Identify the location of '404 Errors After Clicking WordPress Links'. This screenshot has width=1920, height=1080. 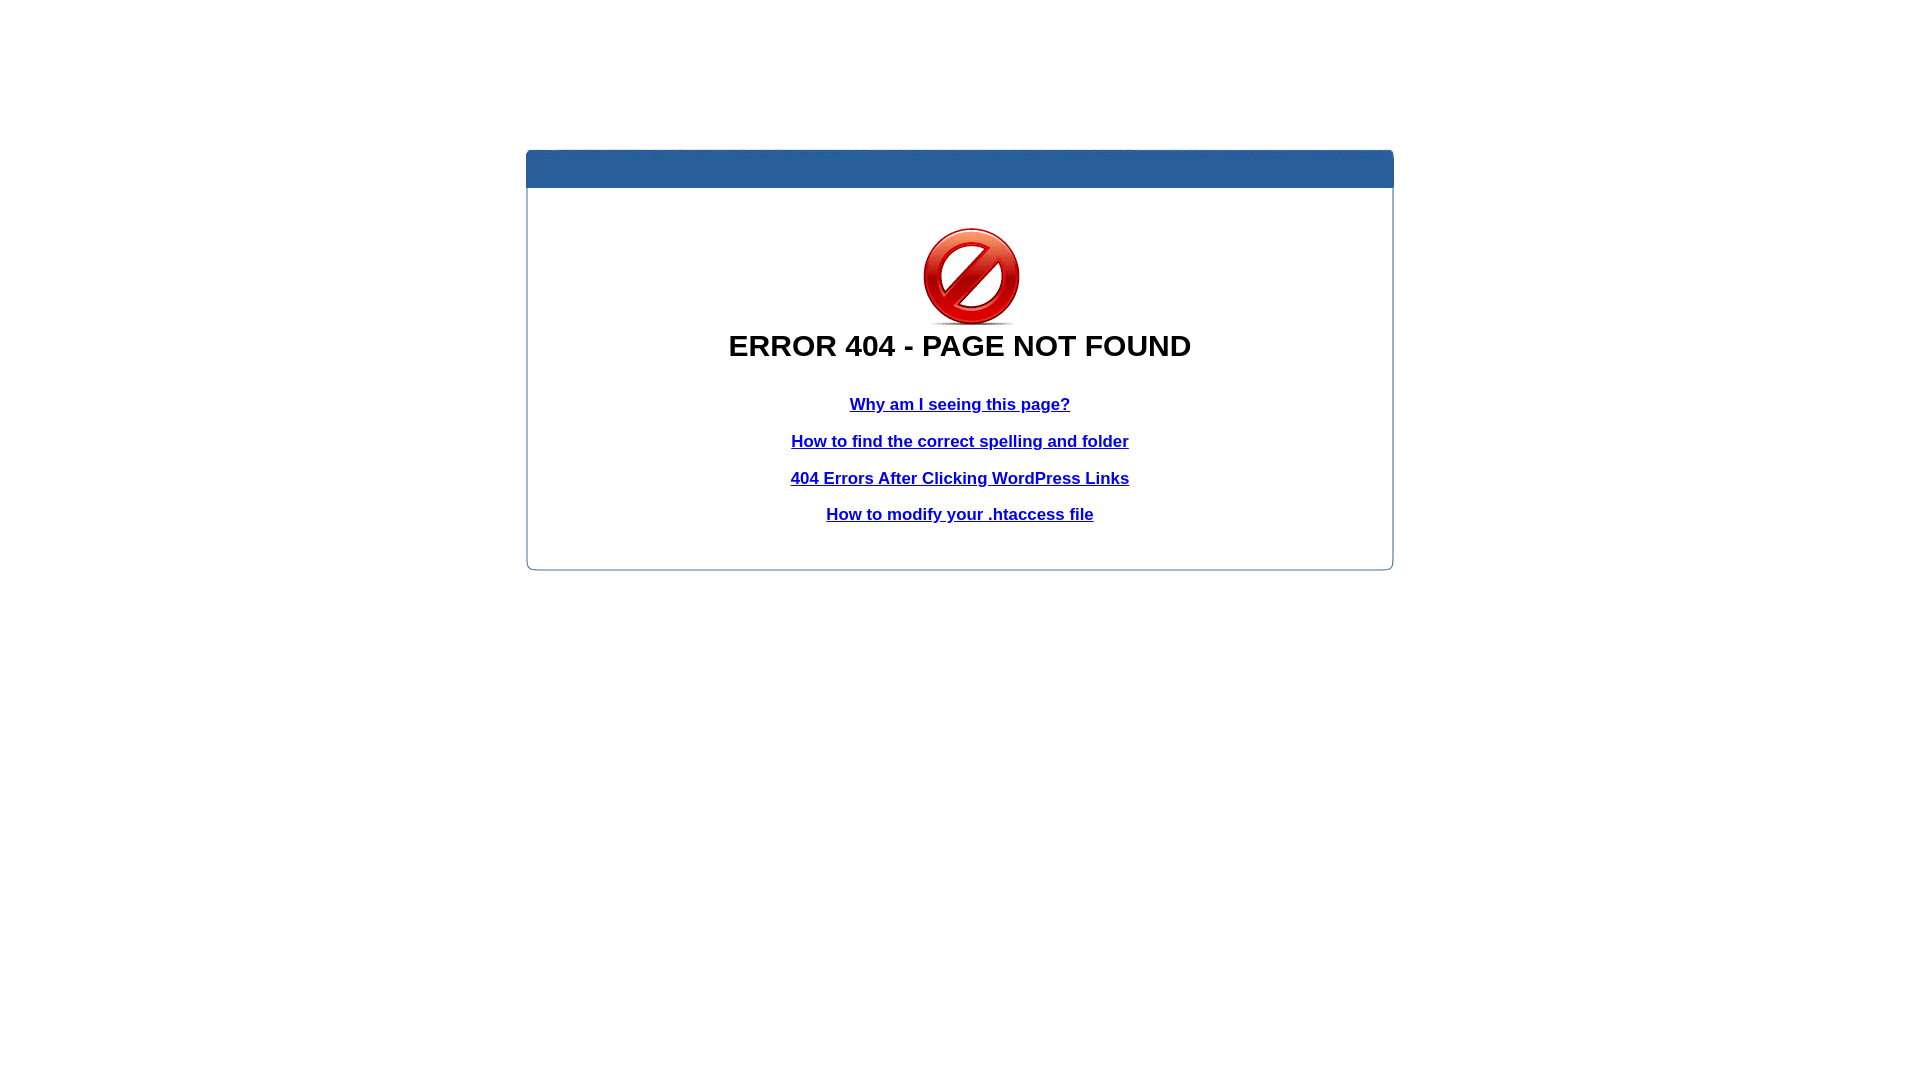
(960, 478).